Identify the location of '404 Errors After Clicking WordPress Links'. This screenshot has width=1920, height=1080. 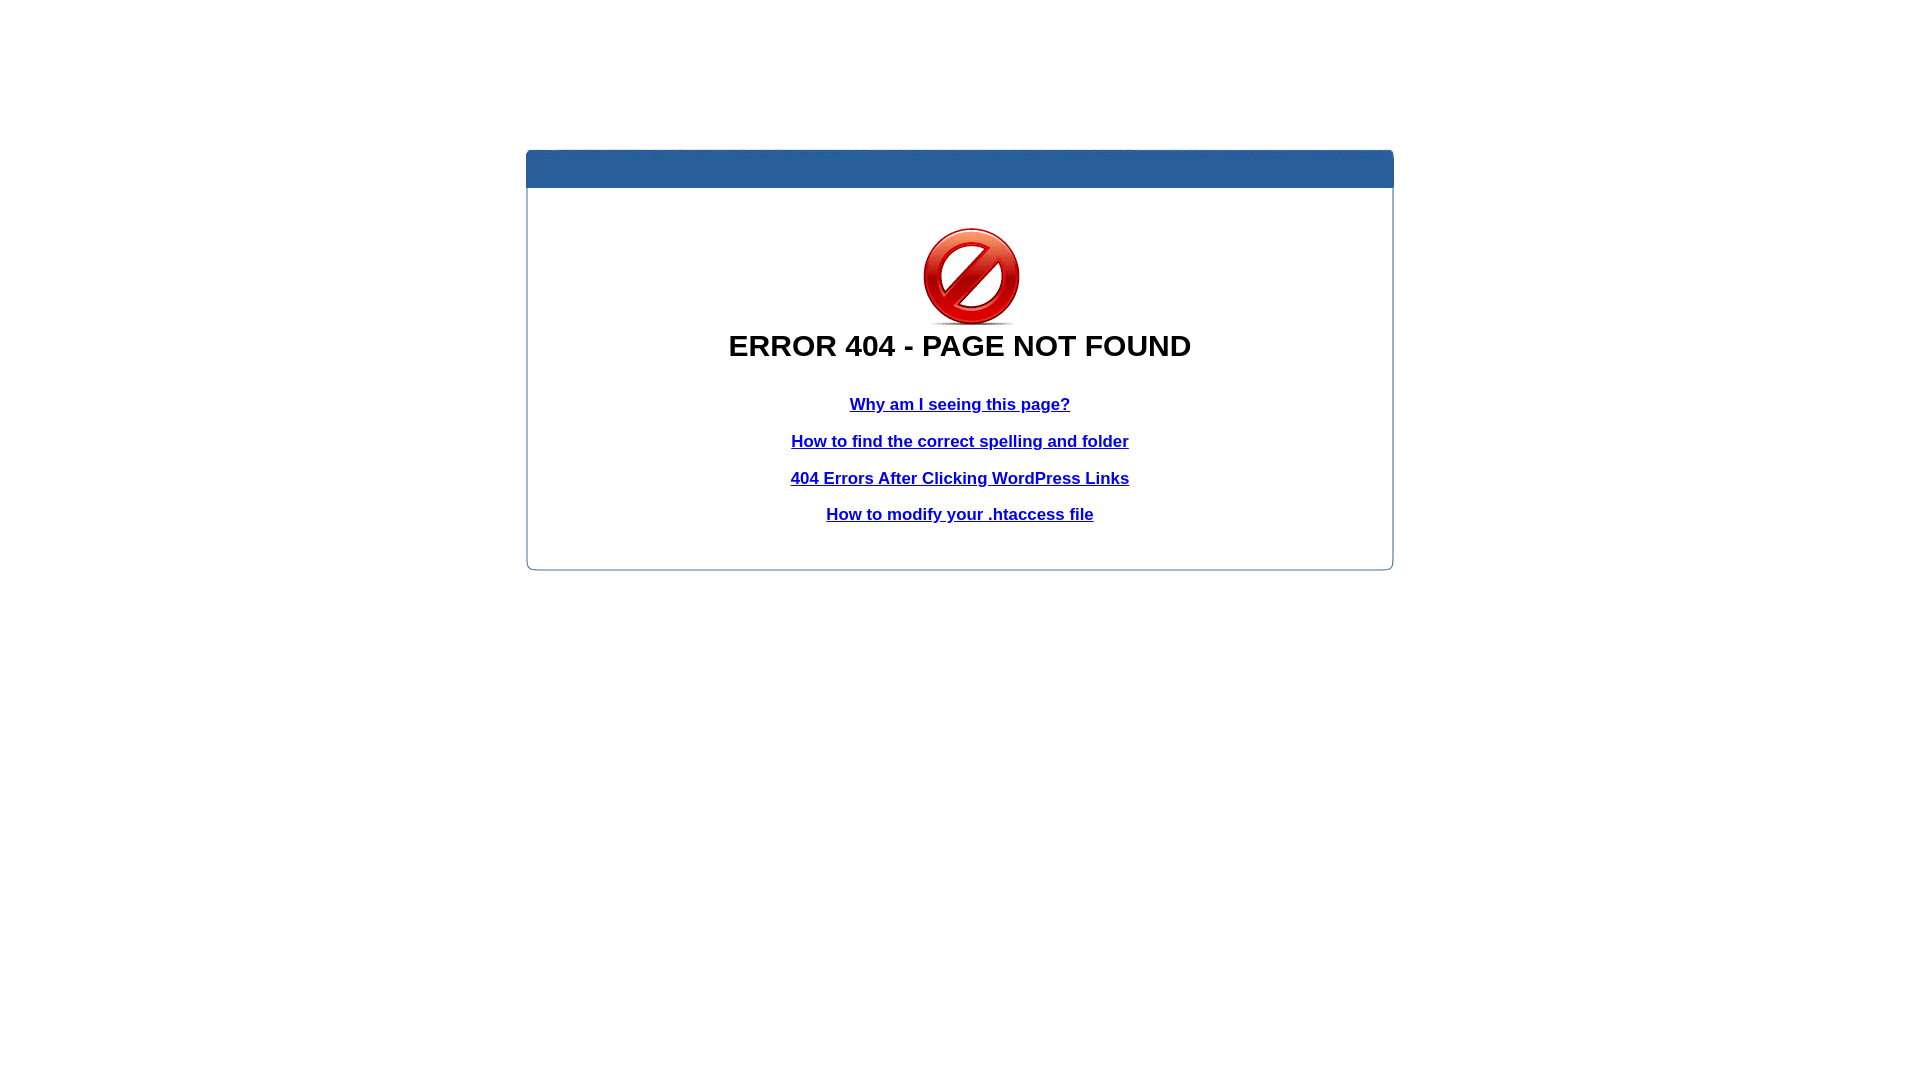
(960, 478).